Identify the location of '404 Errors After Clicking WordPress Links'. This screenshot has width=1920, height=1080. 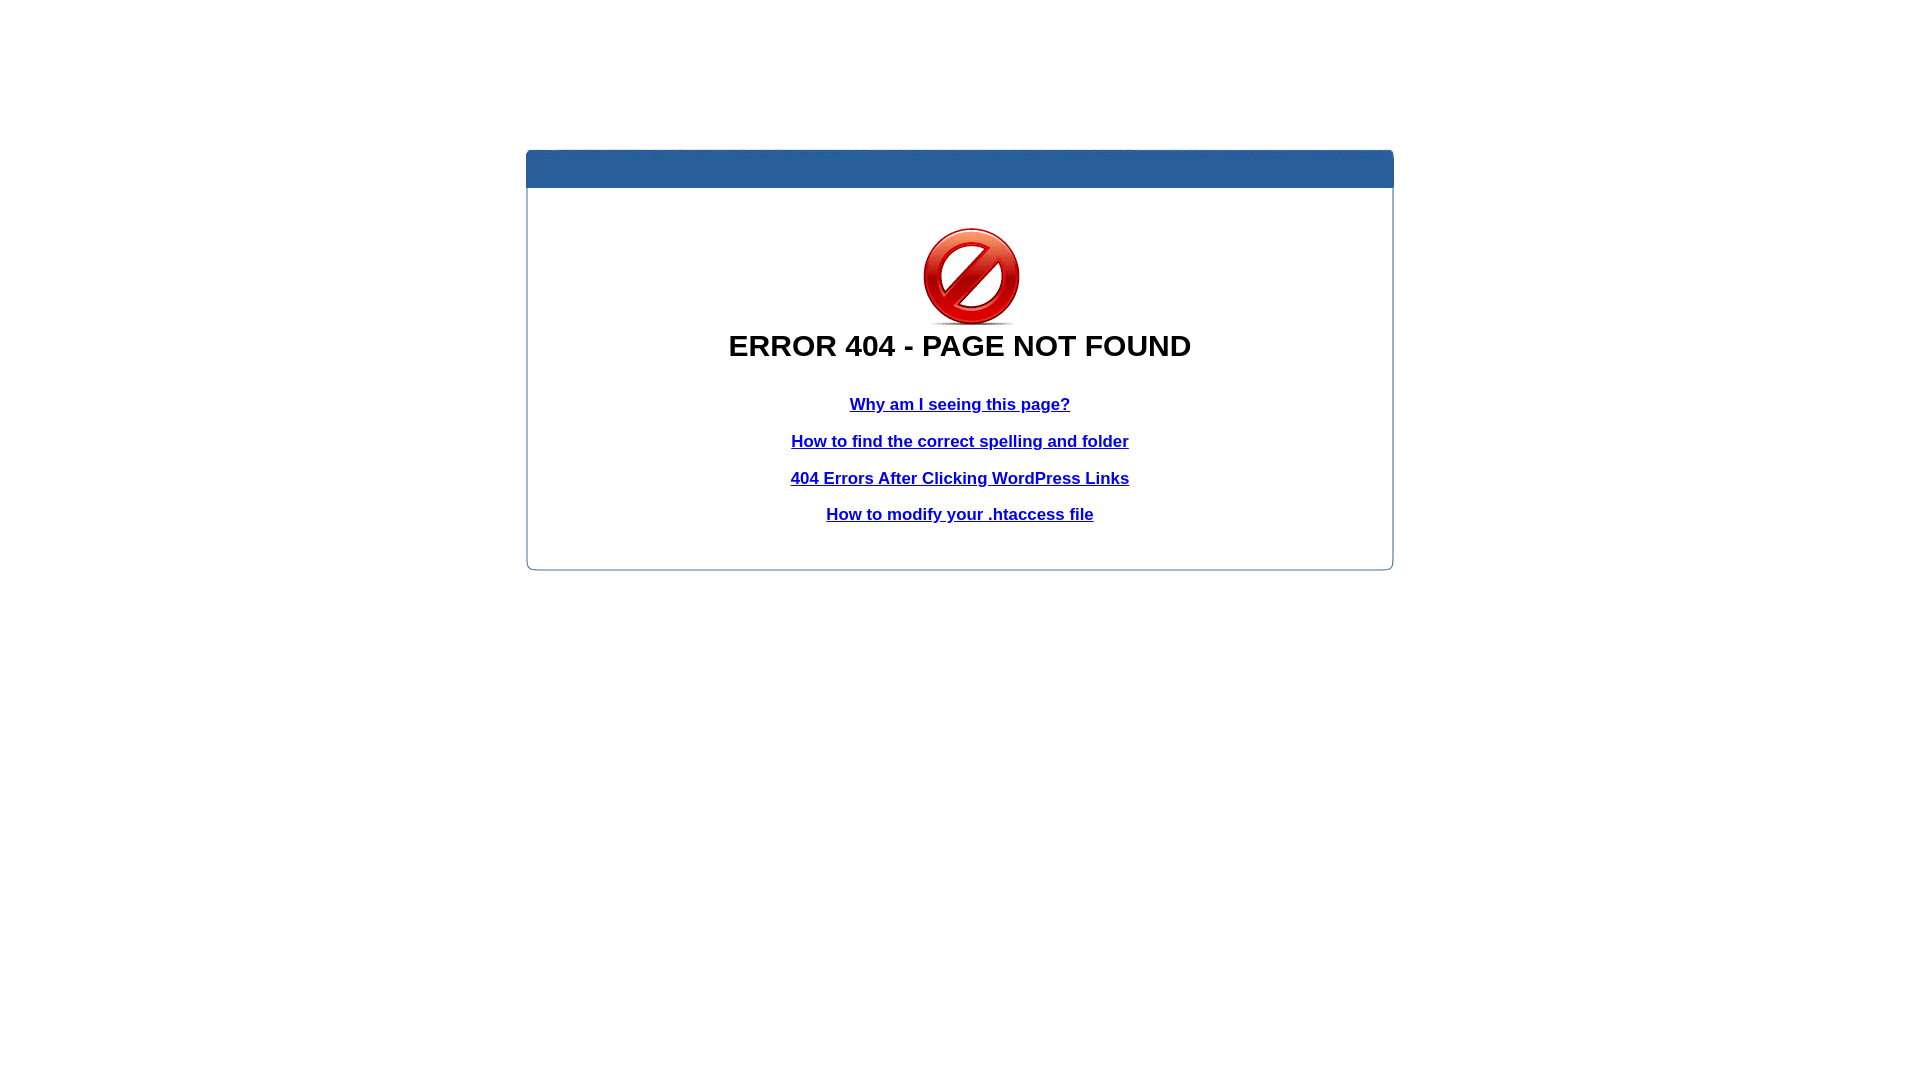
(960, 478).